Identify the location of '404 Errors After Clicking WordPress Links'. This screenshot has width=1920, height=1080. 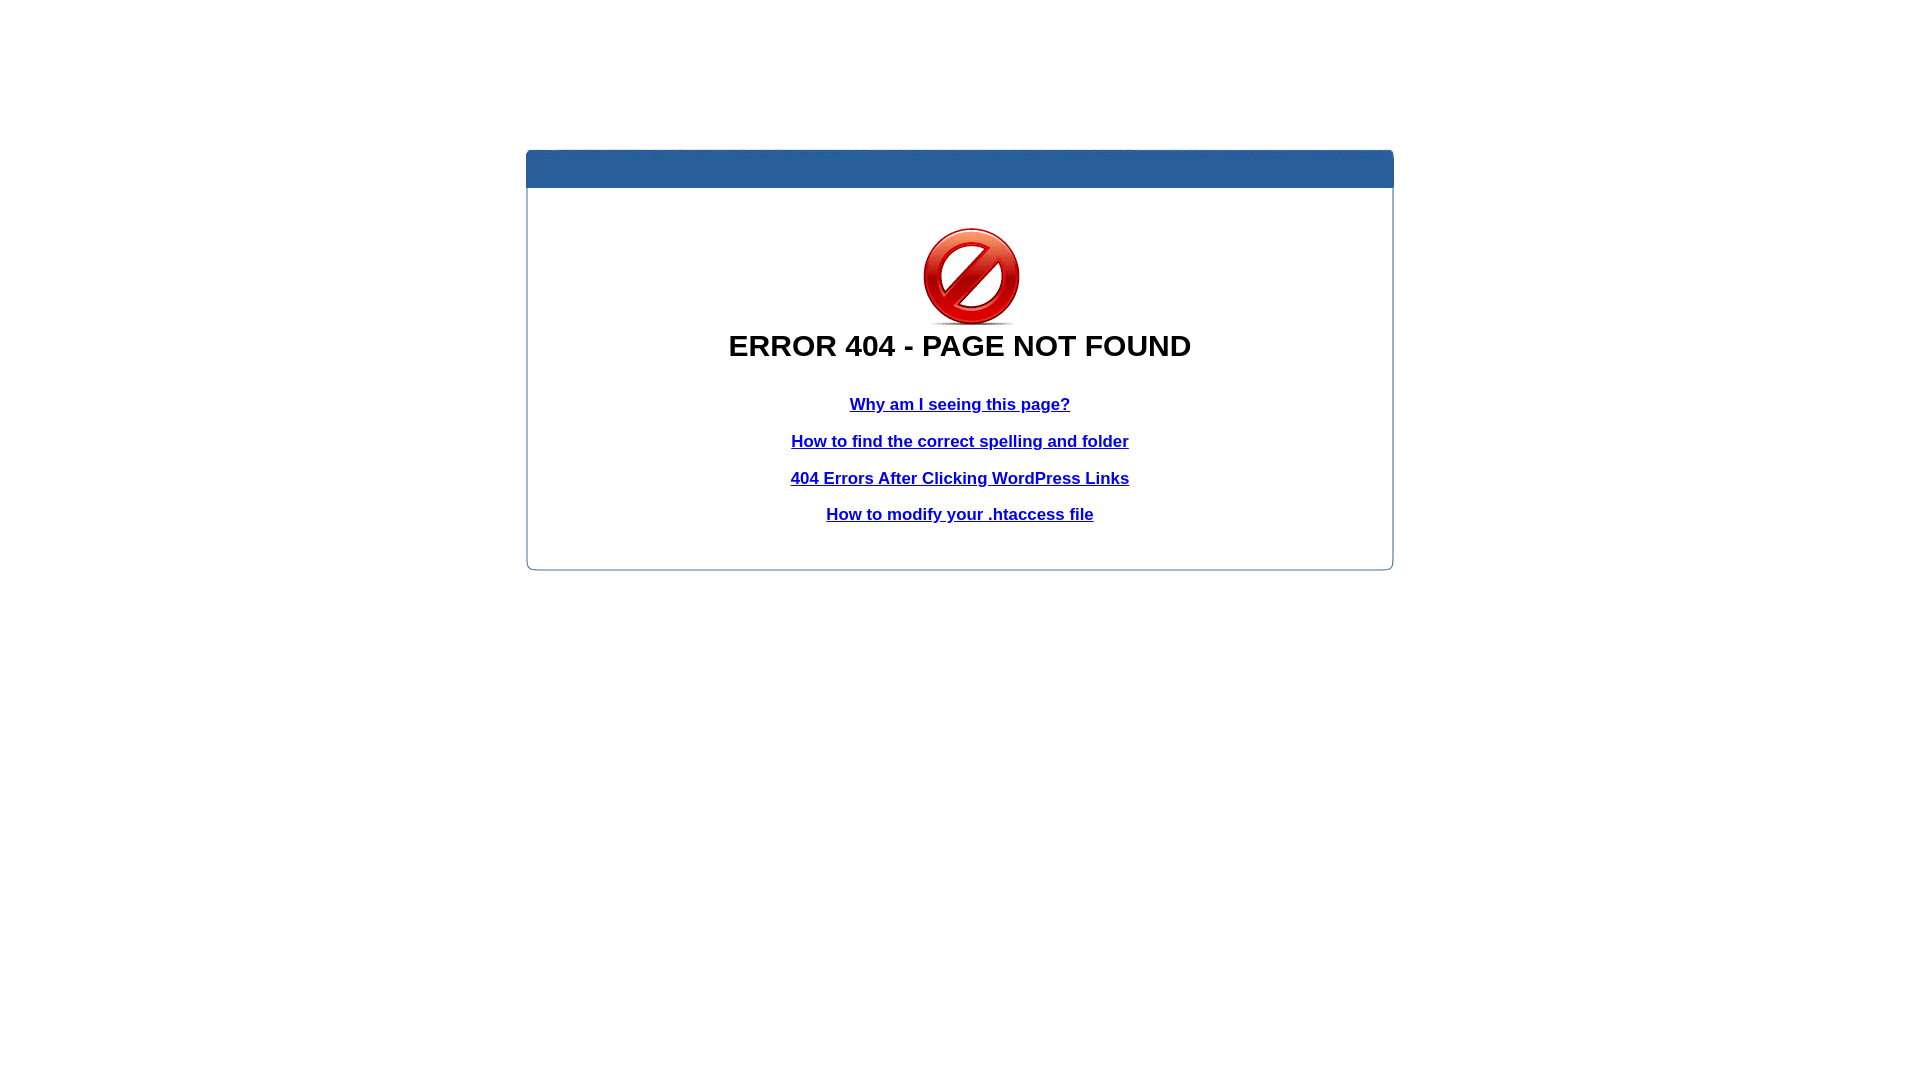
(960, 478).